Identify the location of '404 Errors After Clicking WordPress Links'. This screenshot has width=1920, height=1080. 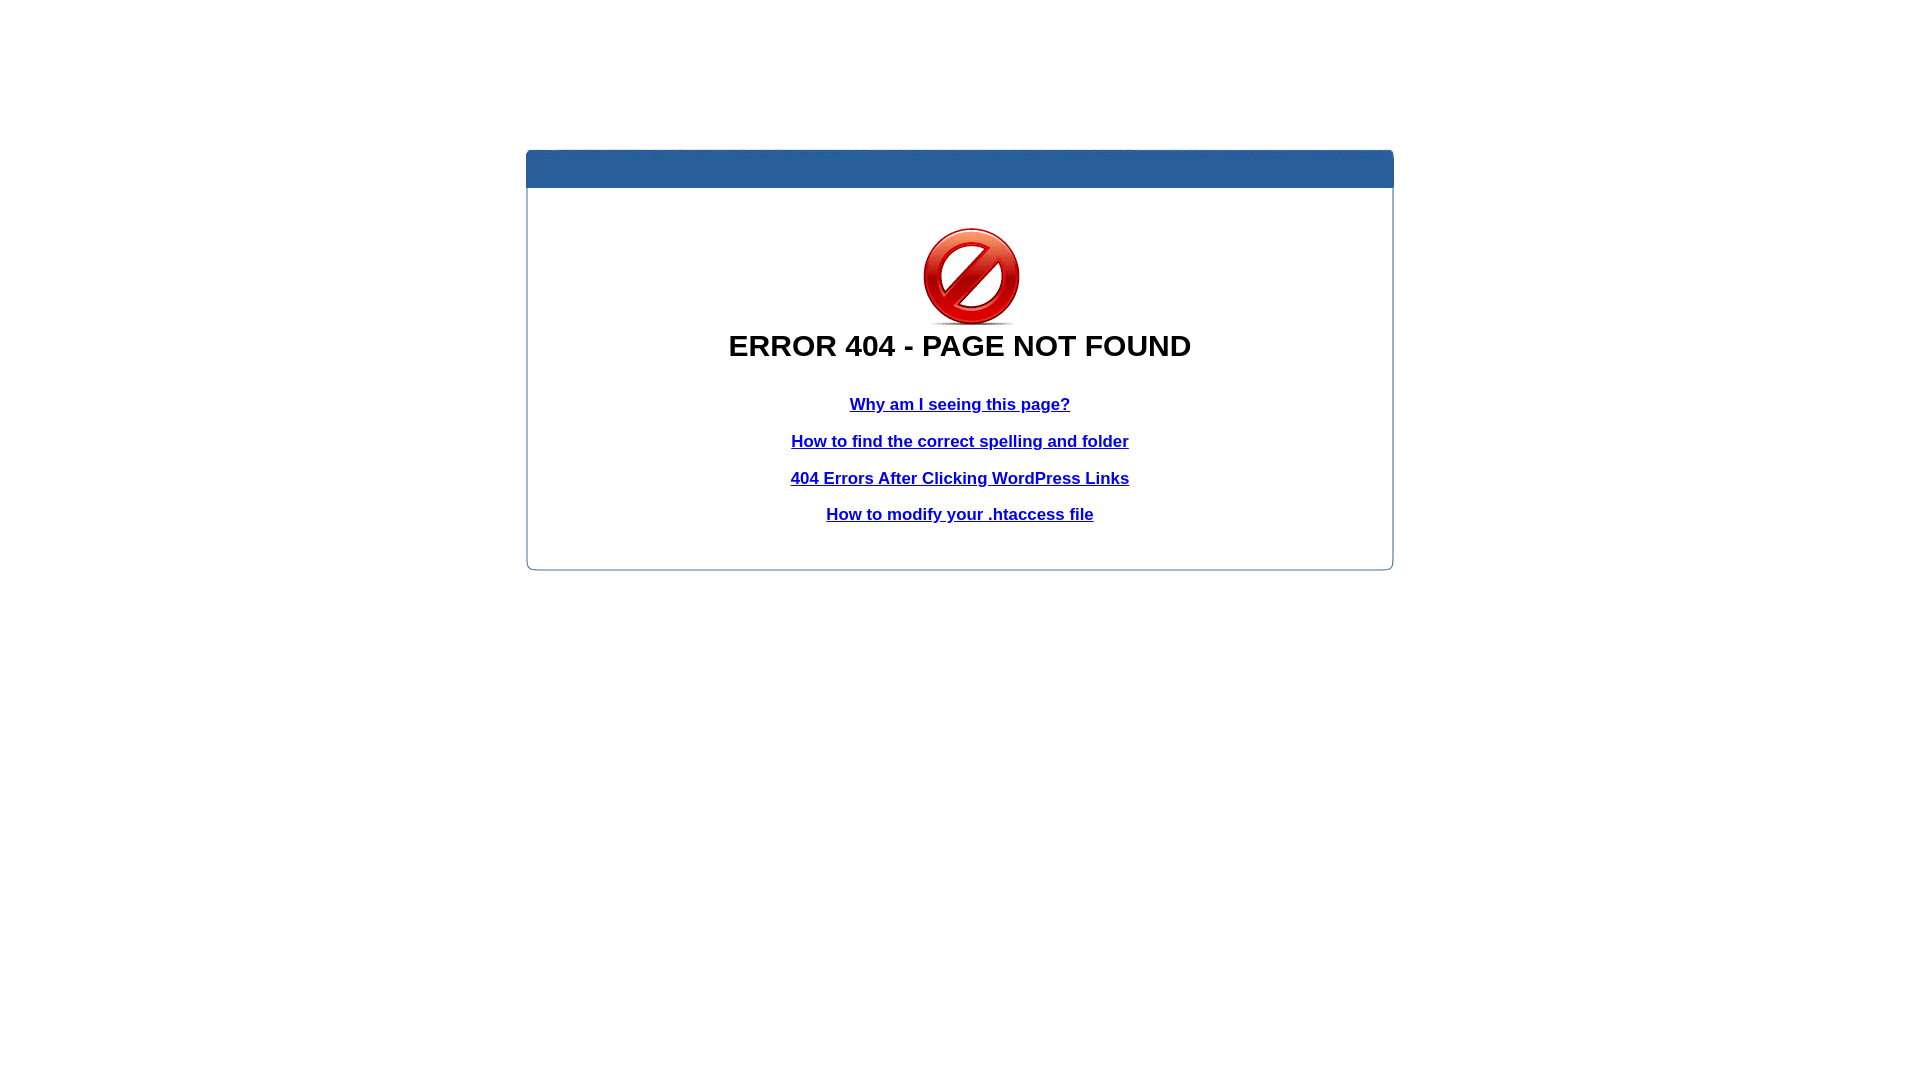
(960, 478).